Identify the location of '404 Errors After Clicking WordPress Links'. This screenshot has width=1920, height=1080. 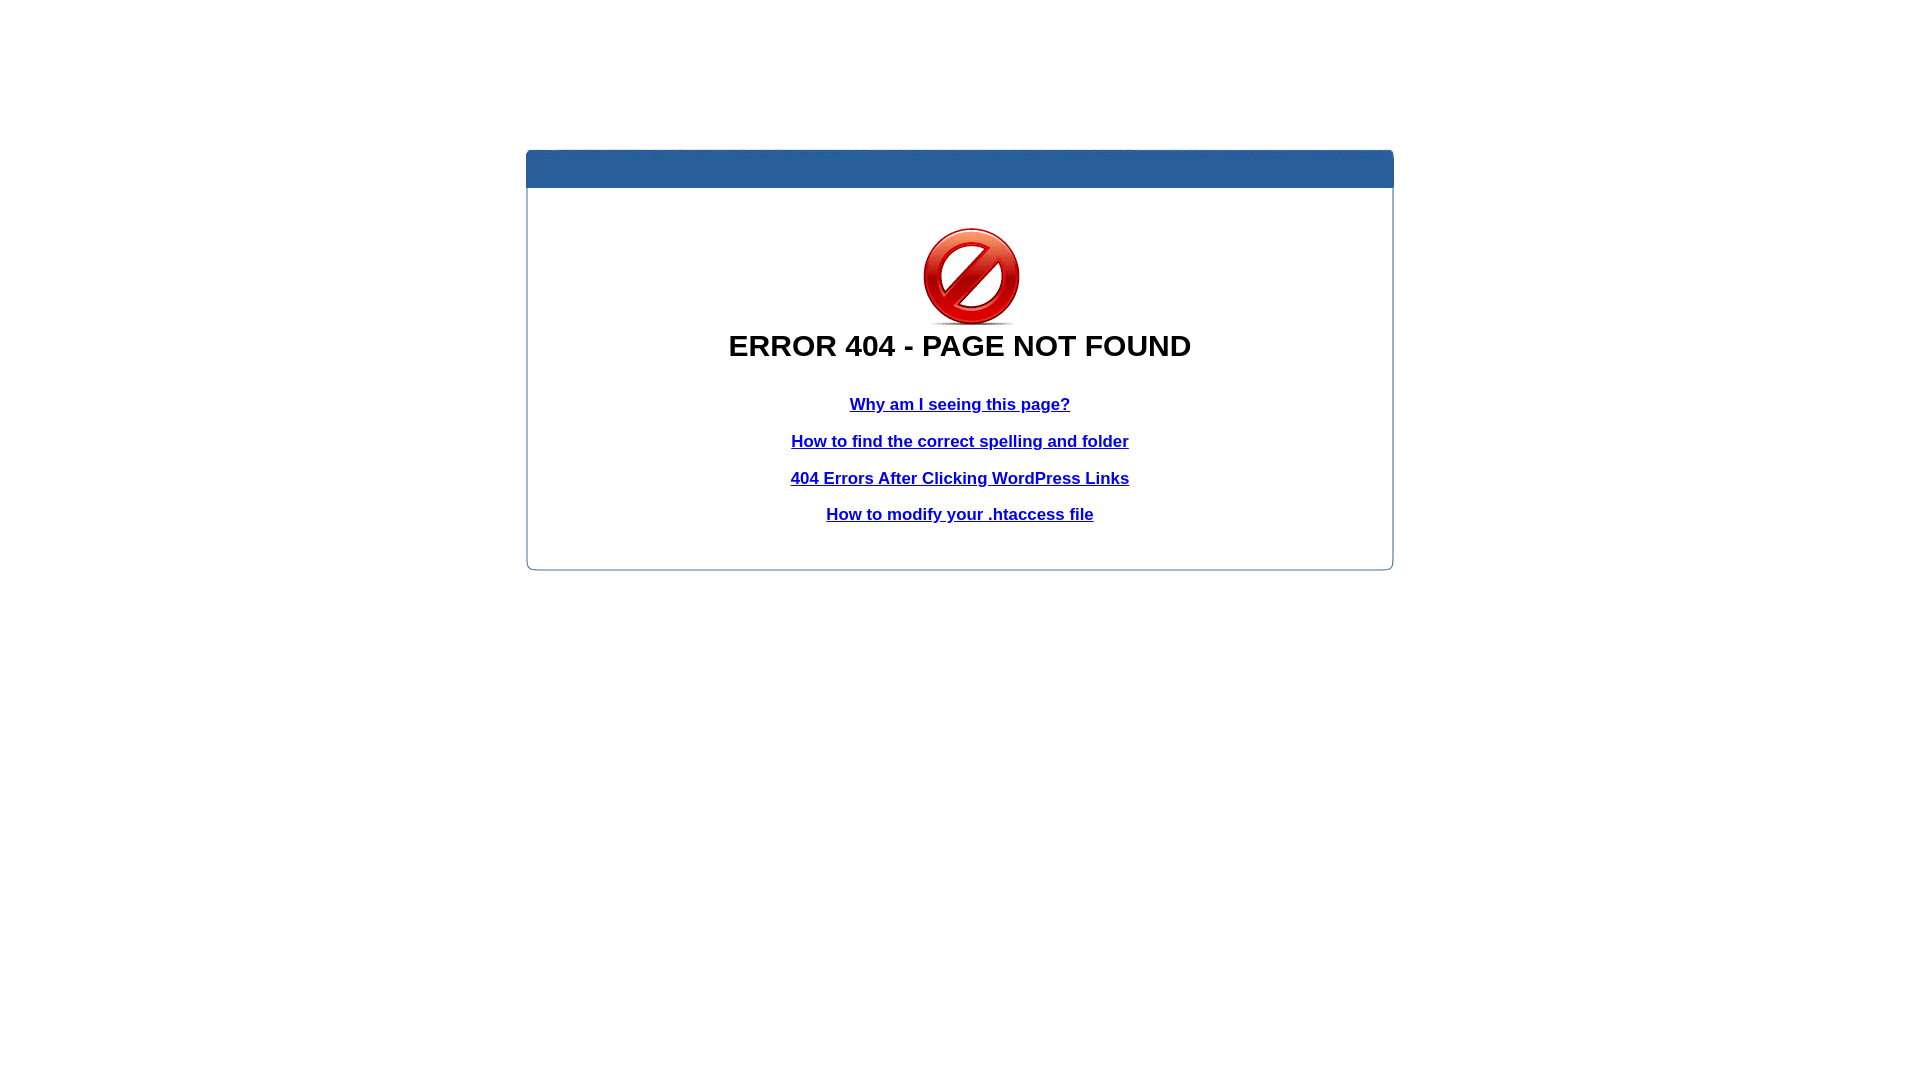
(960, 478).